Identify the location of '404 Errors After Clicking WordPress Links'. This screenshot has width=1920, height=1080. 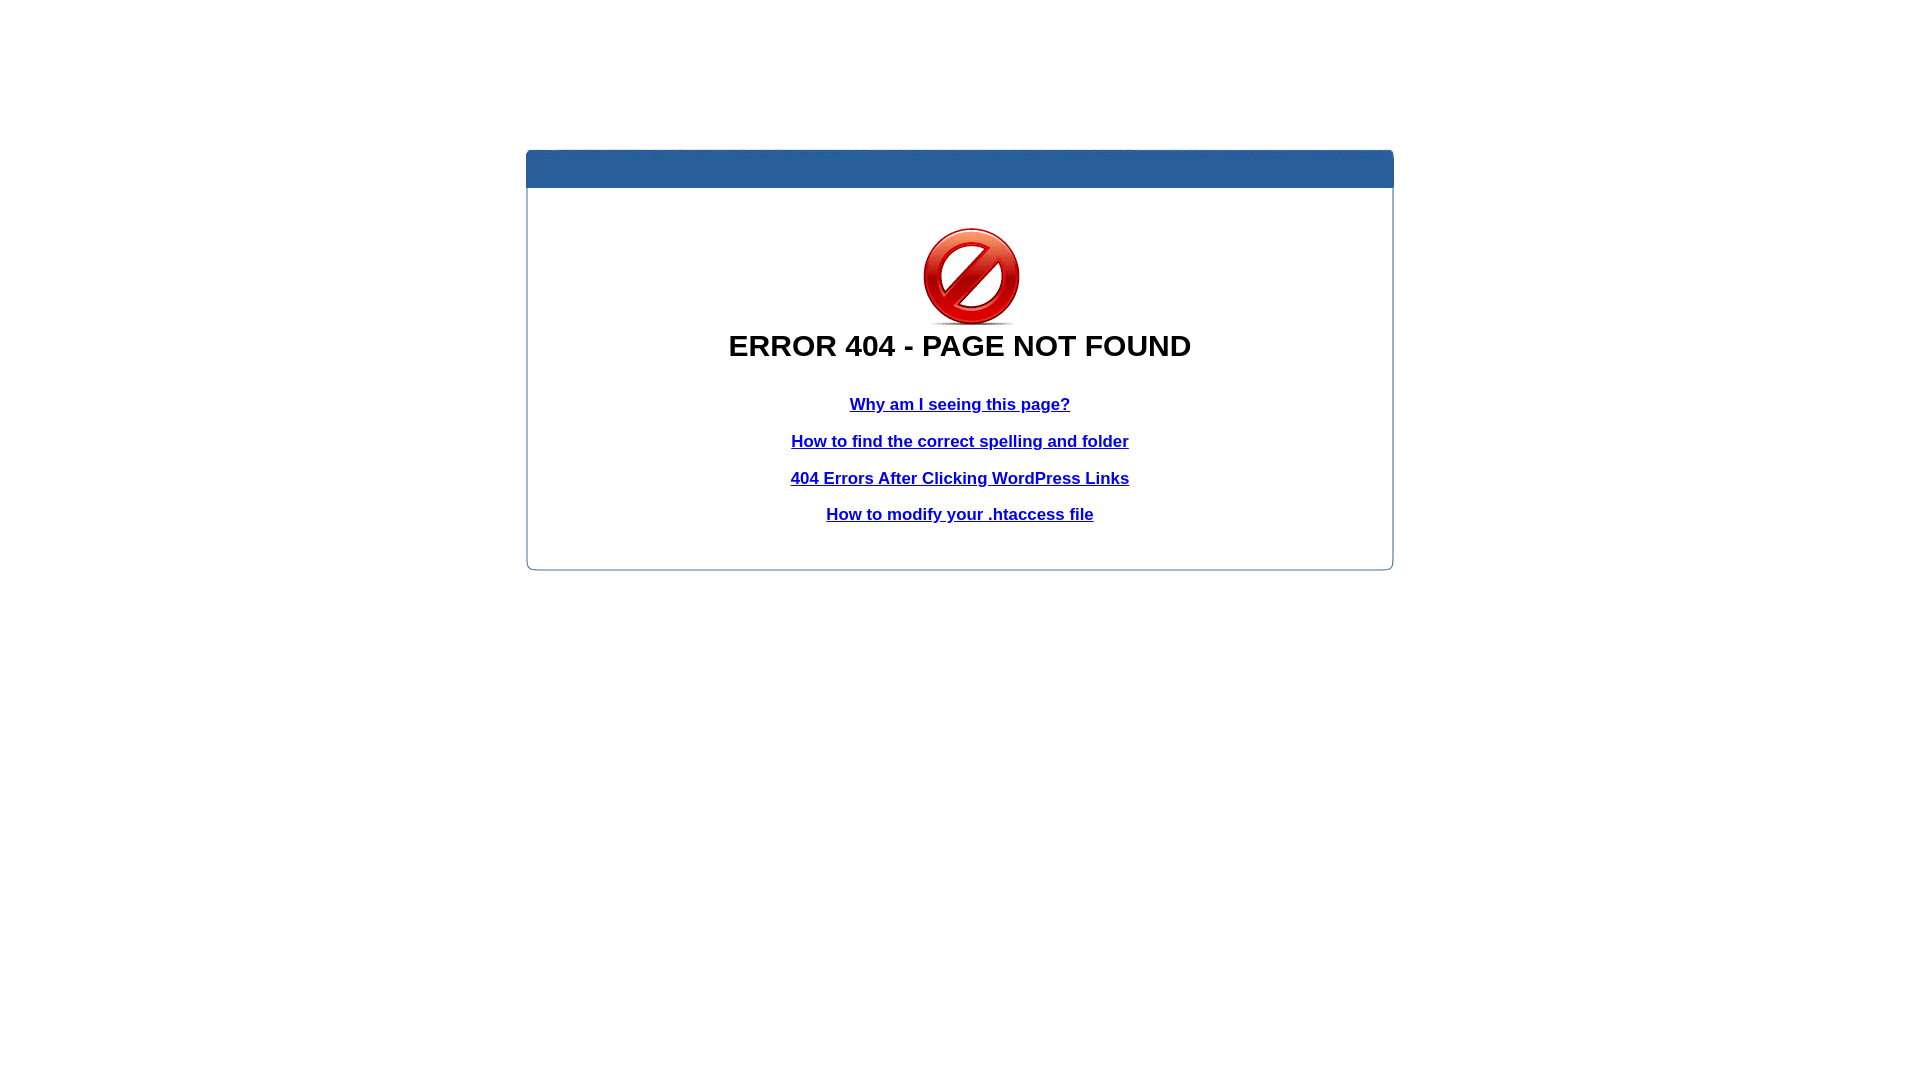
(960, 478).